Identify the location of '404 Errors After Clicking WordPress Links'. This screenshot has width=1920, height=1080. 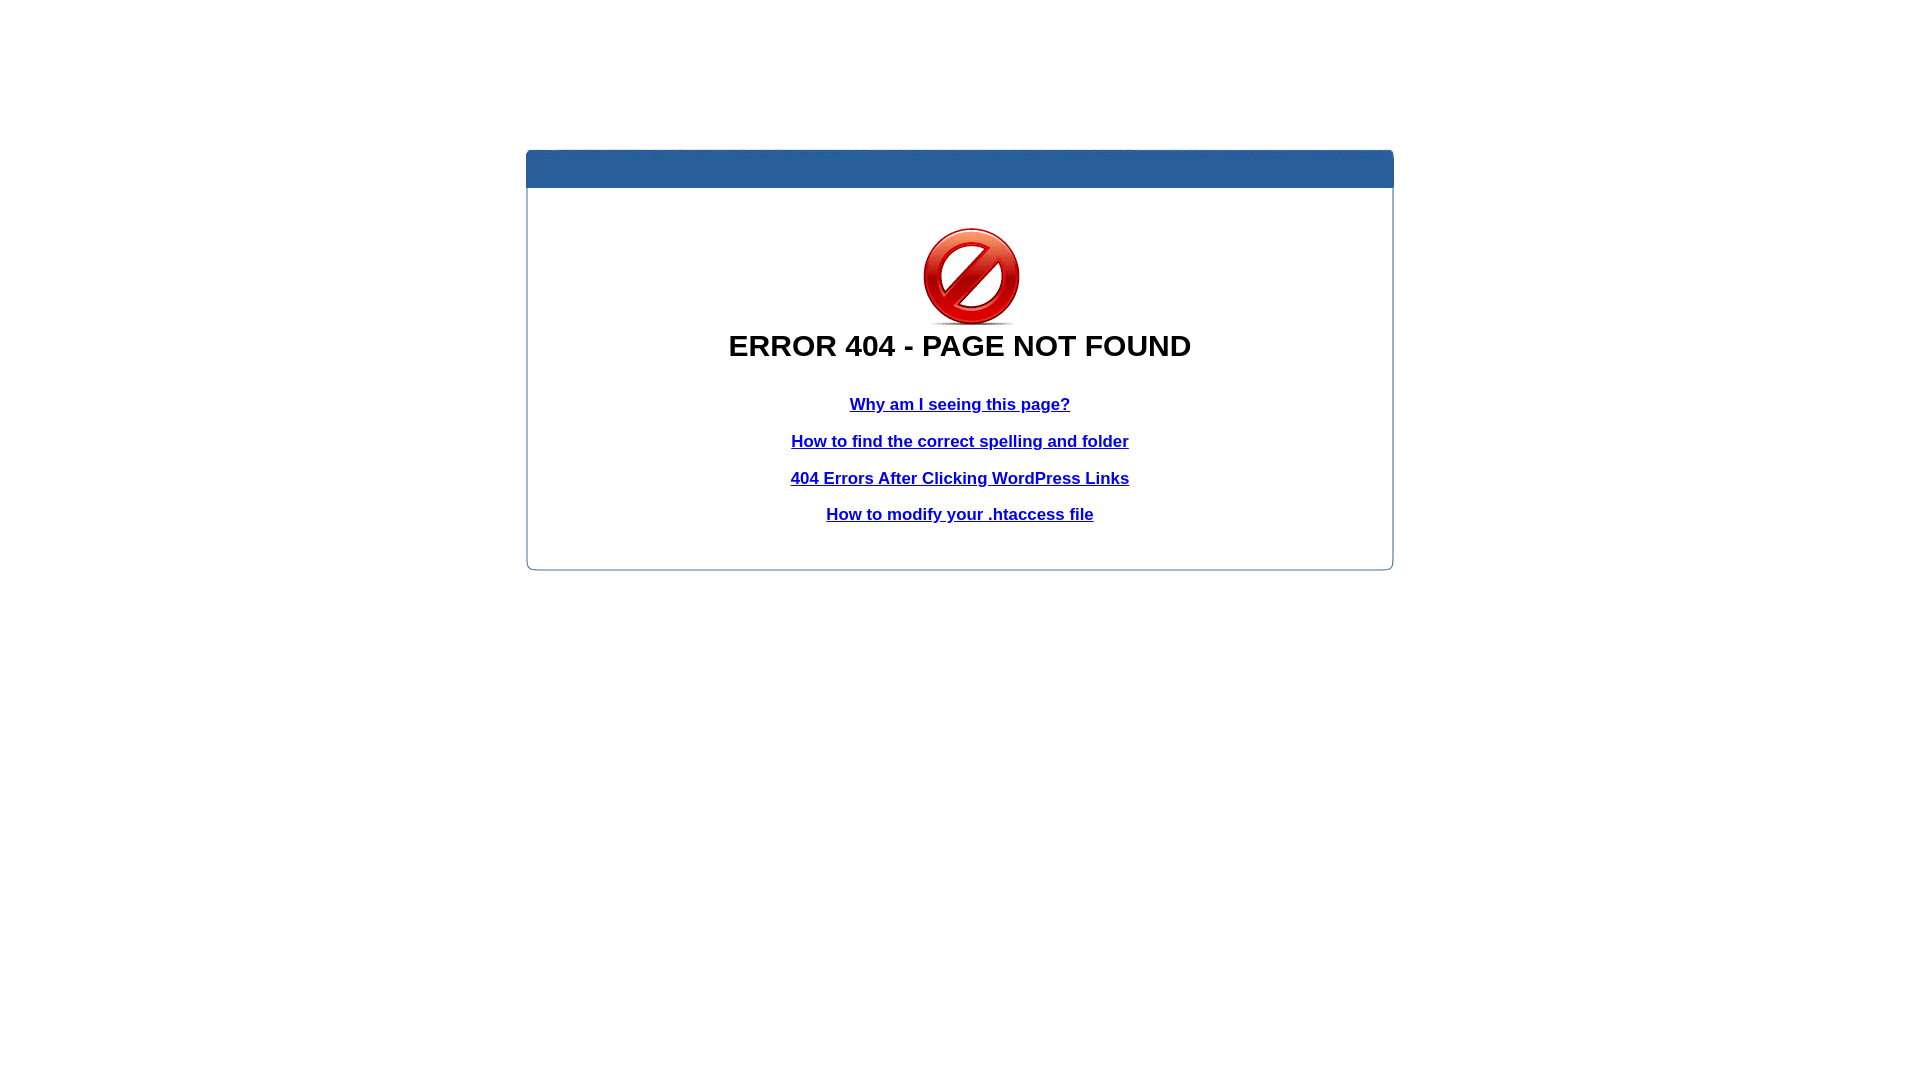
(960, 478).